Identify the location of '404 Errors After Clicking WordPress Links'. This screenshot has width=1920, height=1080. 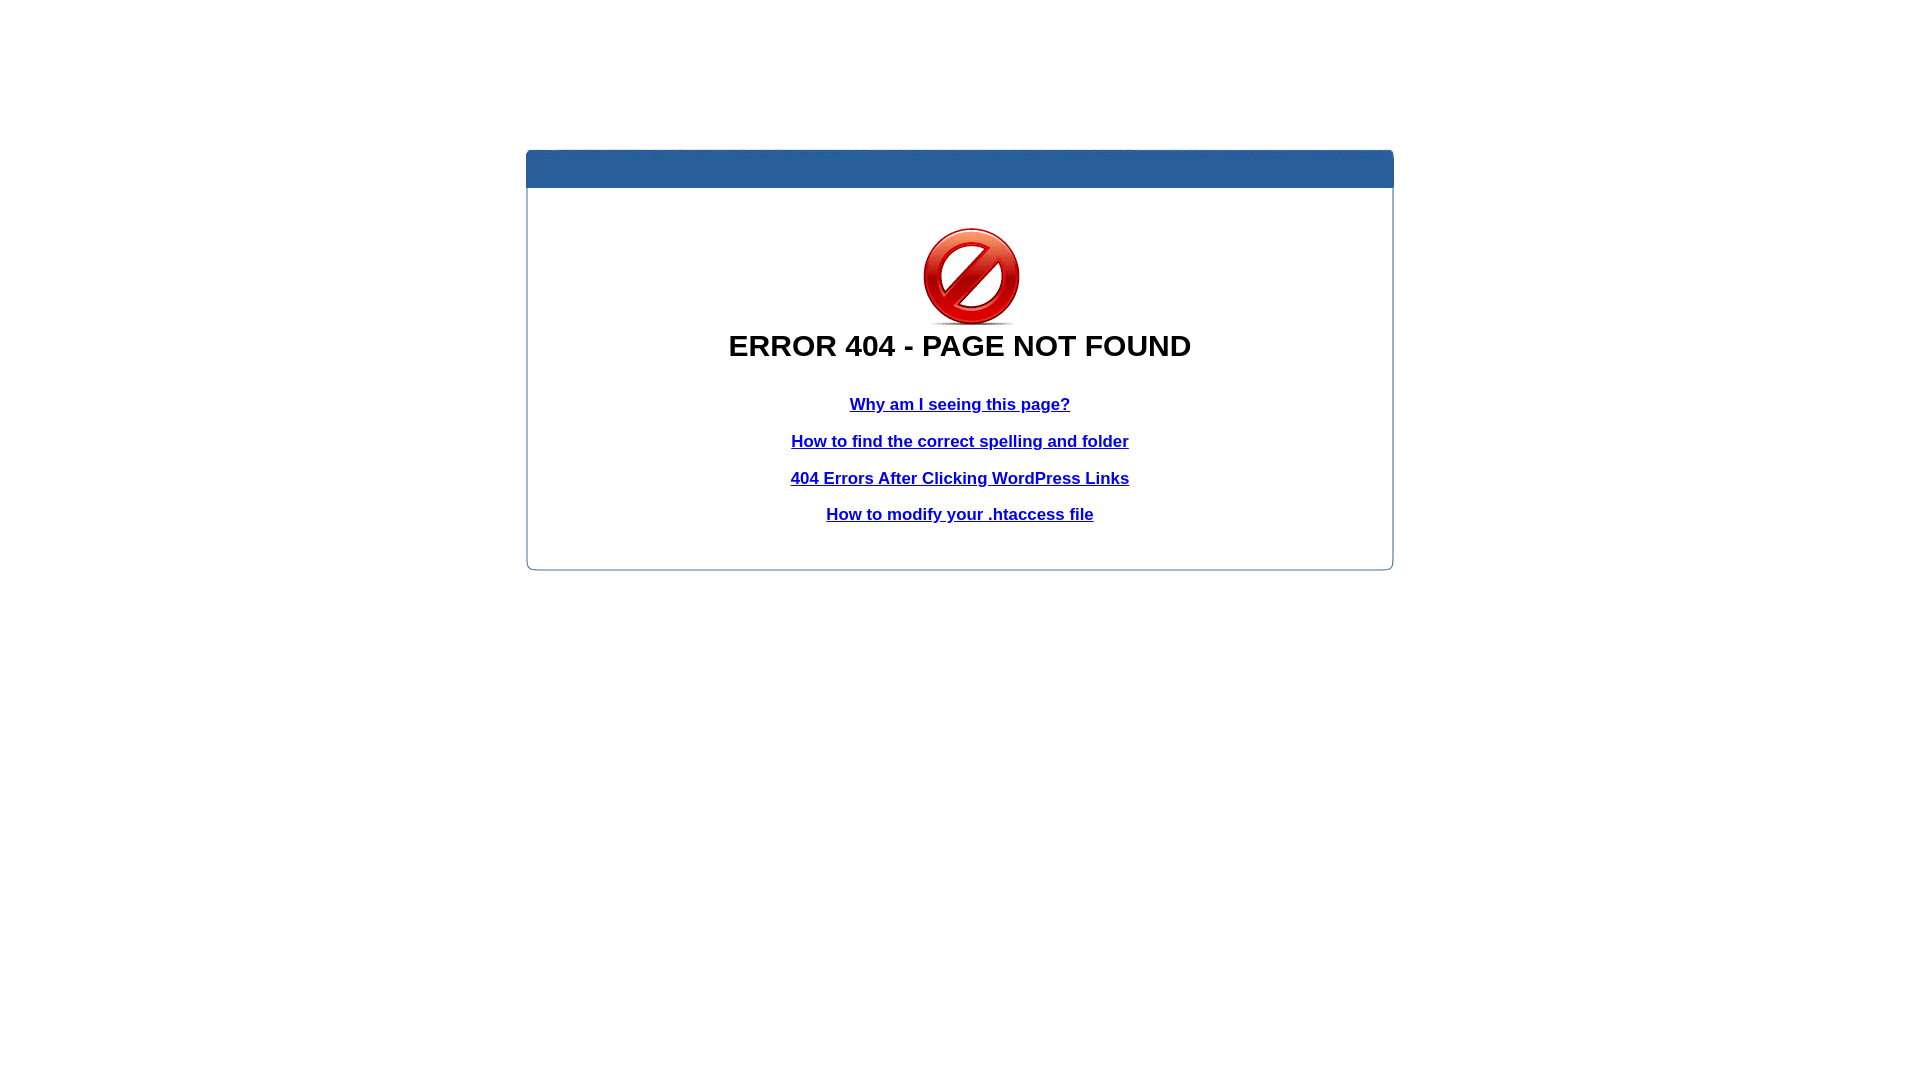
(960, 478).